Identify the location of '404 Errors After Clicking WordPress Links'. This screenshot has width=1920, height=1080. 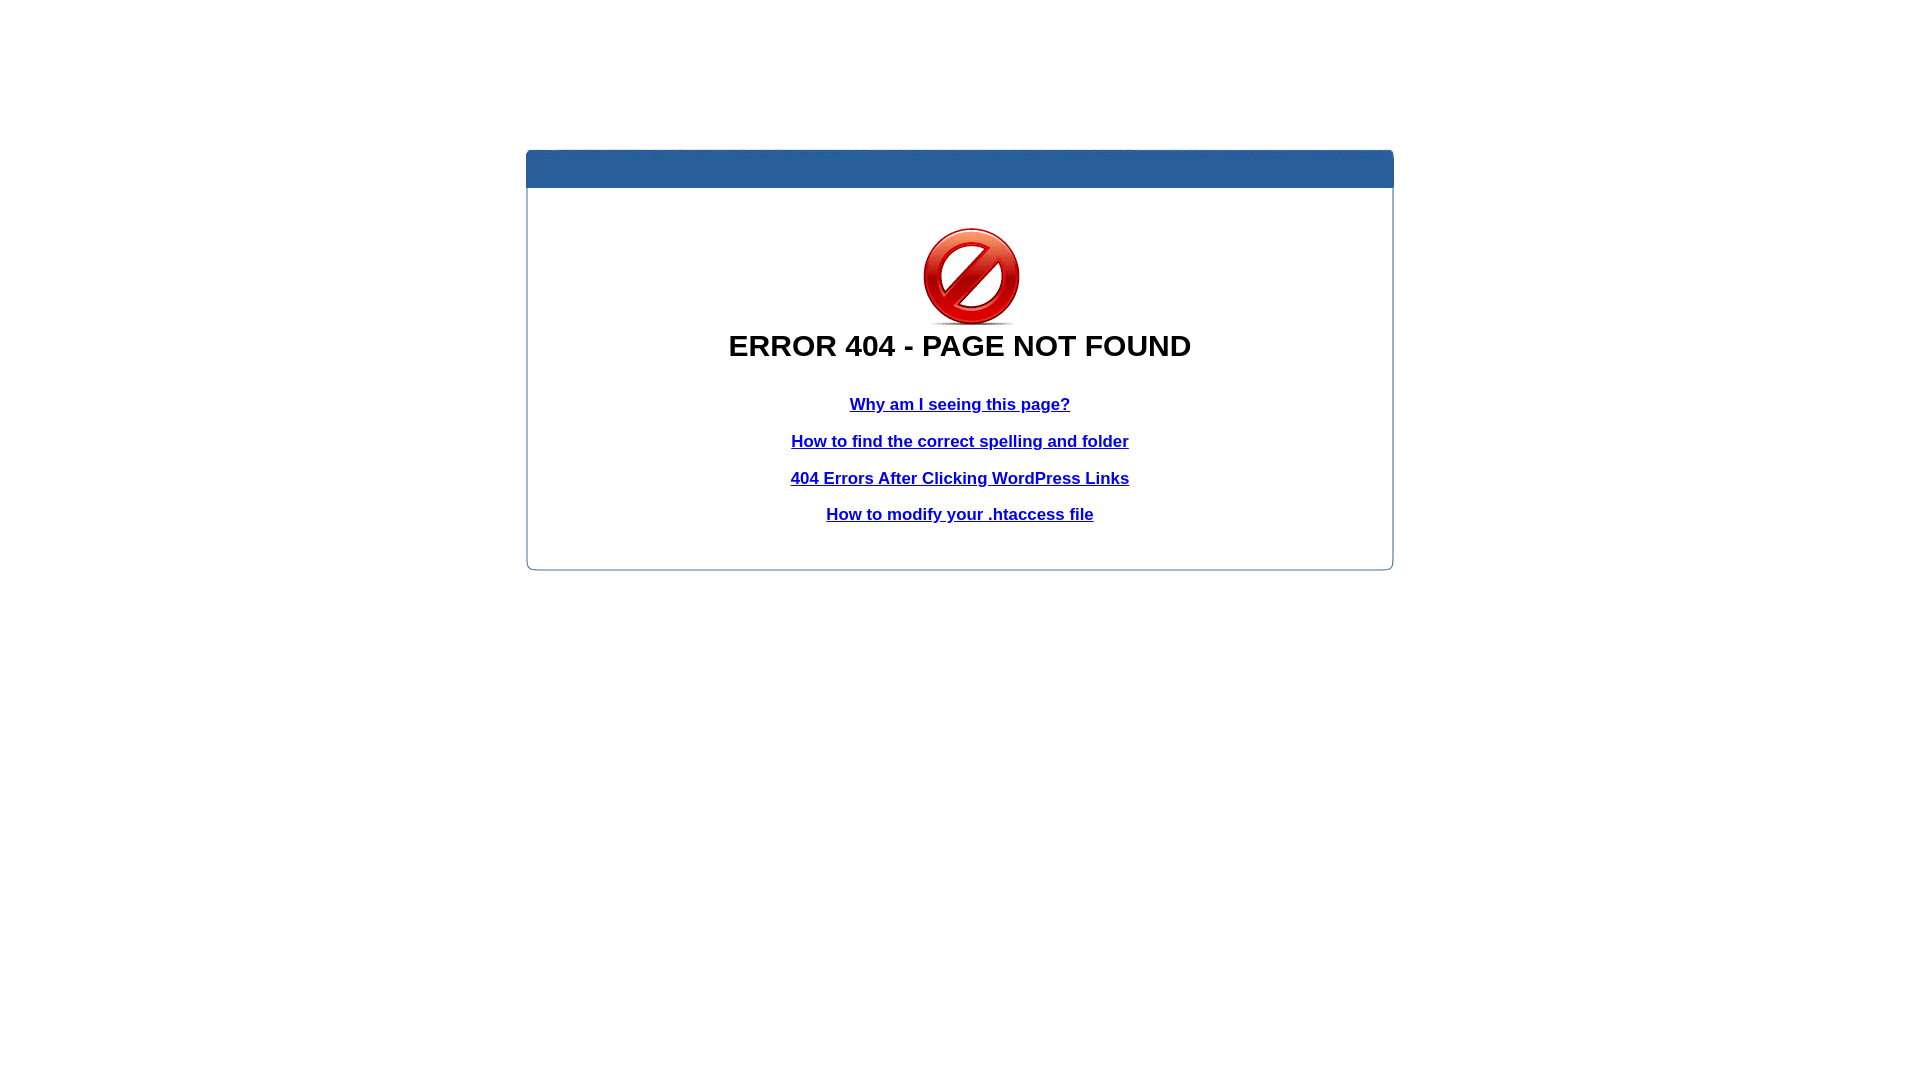
(960, 478).